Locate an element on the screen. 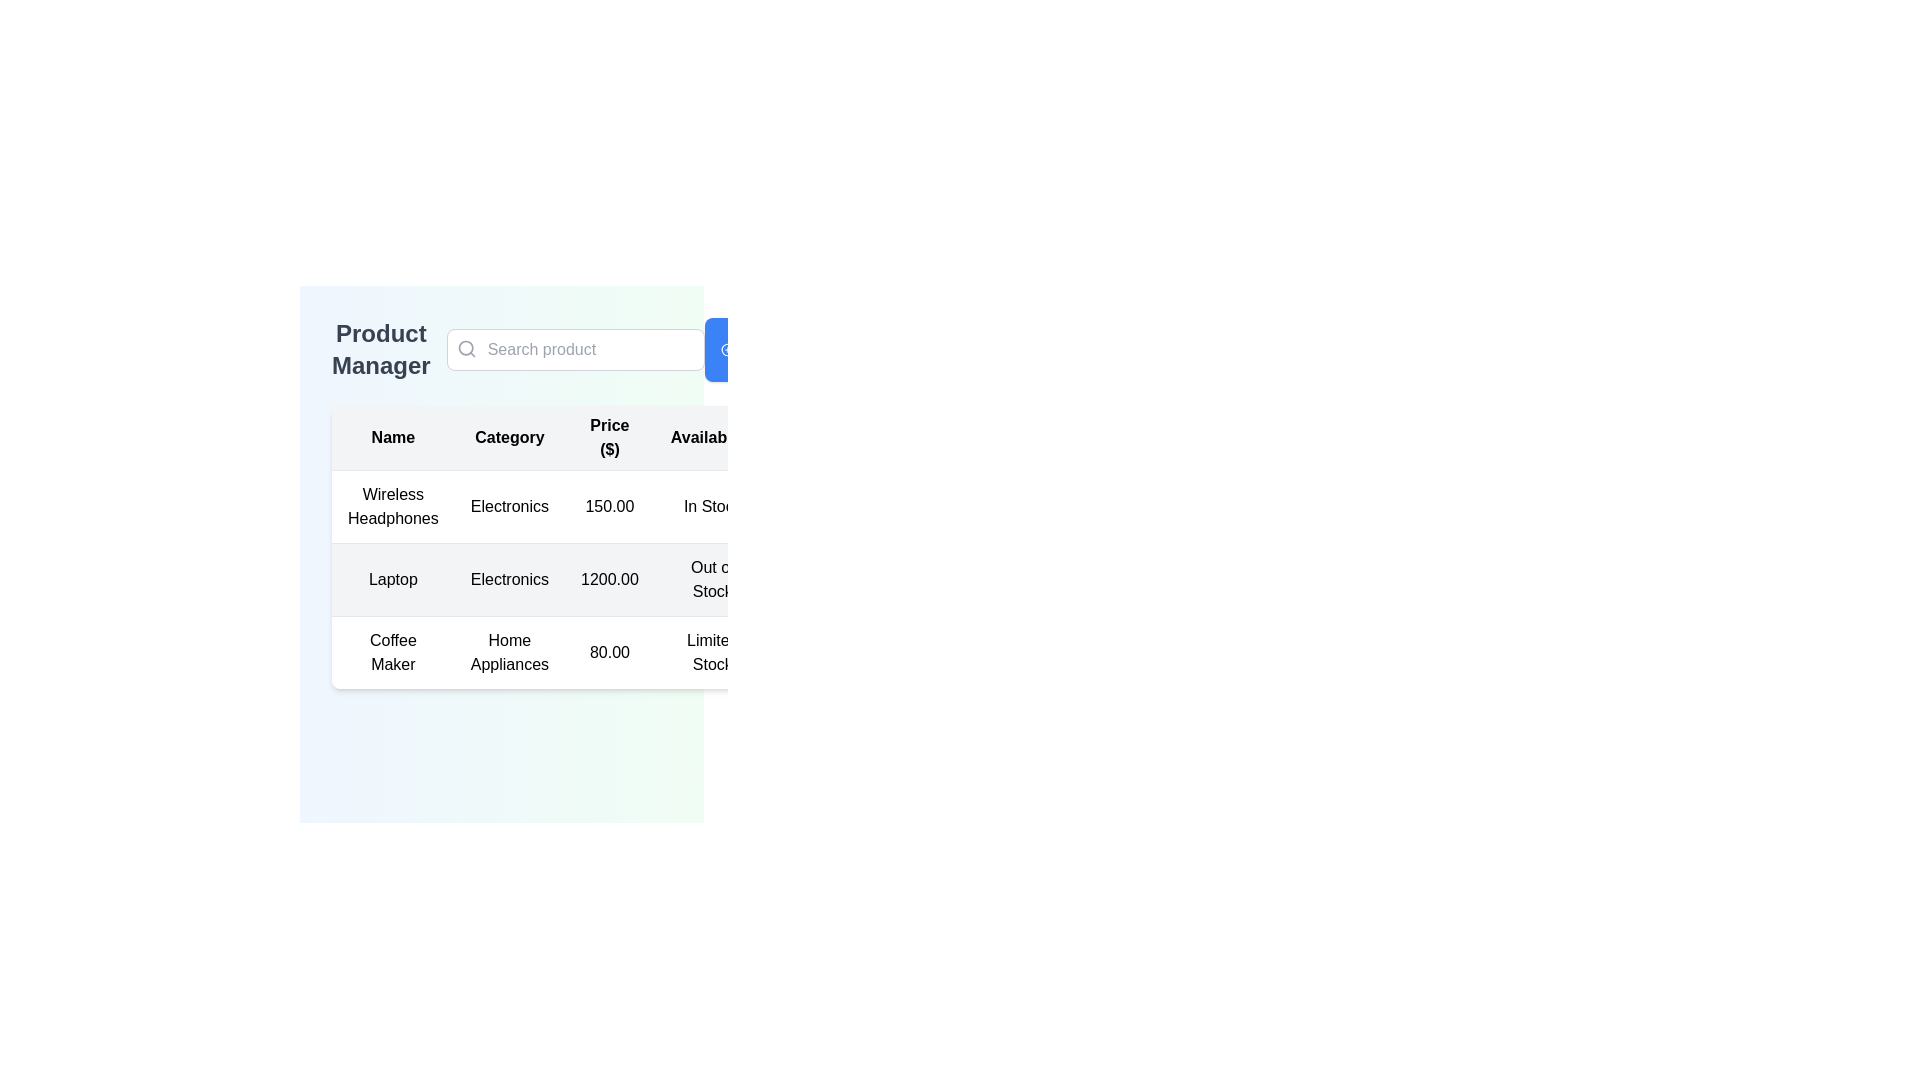 The width and height of the screenshot is (1920, 1080). the search input box in the 'Product Manager' header is located at coordinates (502, 349).